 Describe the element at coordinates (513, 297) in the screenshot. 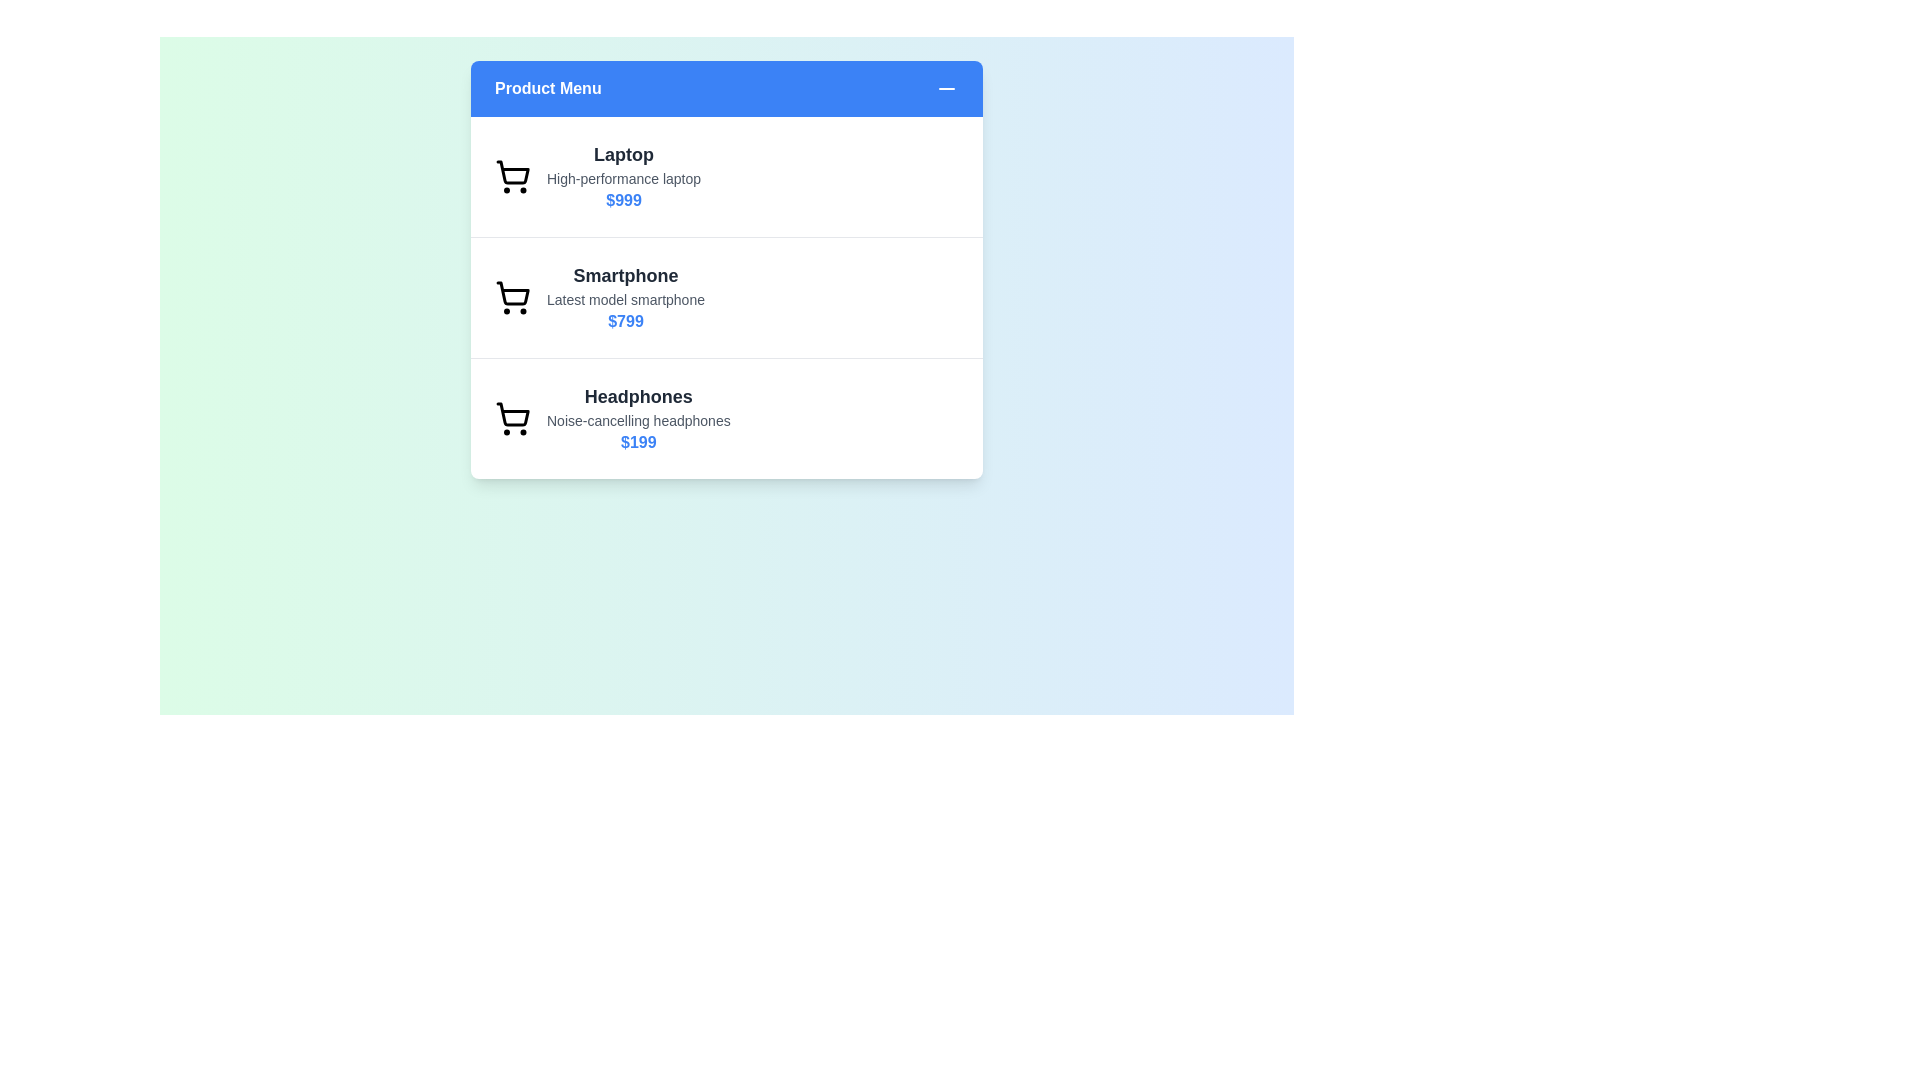

I see `the product icon for Smartphone` at that location.